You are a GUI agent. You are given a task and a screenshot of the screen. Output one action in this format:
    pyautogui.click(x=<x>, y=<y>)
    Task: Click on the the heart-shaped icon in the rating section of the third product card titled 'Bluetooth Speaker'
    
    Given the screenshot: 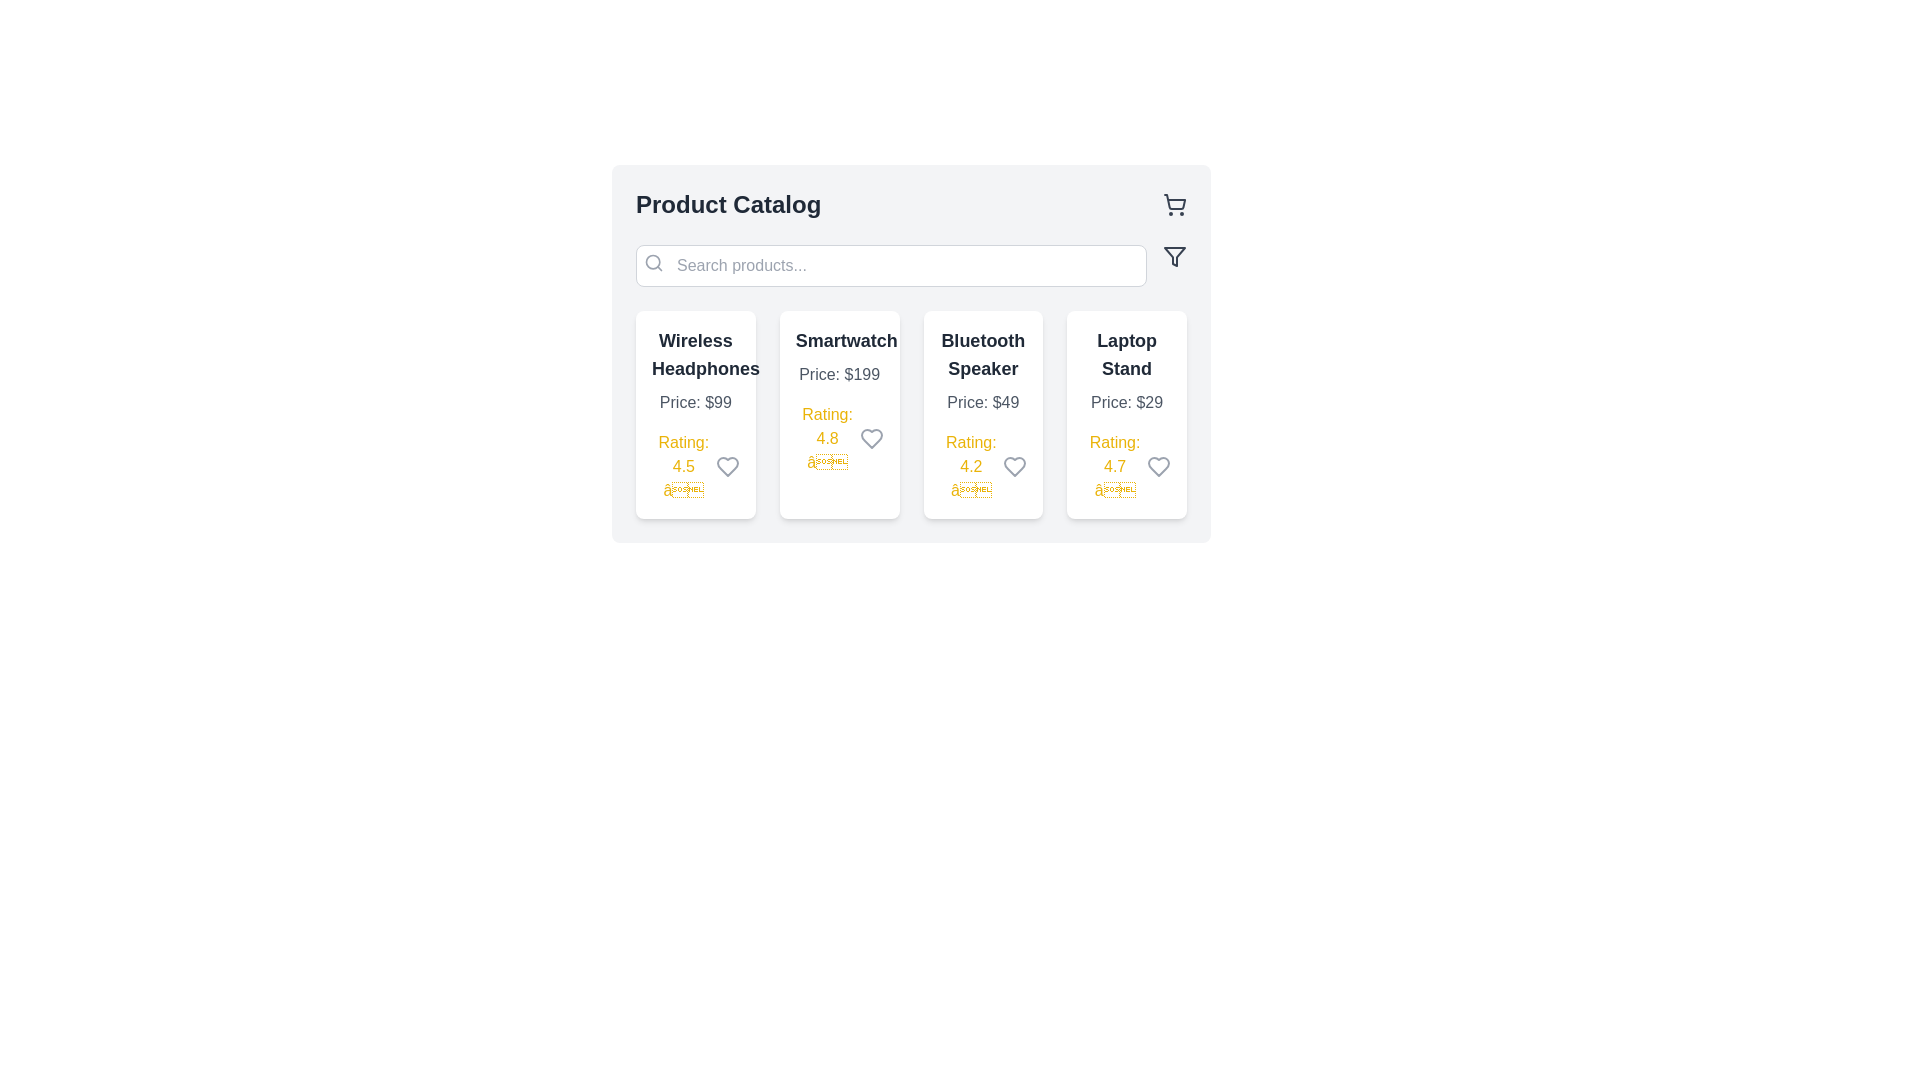 What is the action you would take?
    pyautogui.click(x=1015, y=466)
    